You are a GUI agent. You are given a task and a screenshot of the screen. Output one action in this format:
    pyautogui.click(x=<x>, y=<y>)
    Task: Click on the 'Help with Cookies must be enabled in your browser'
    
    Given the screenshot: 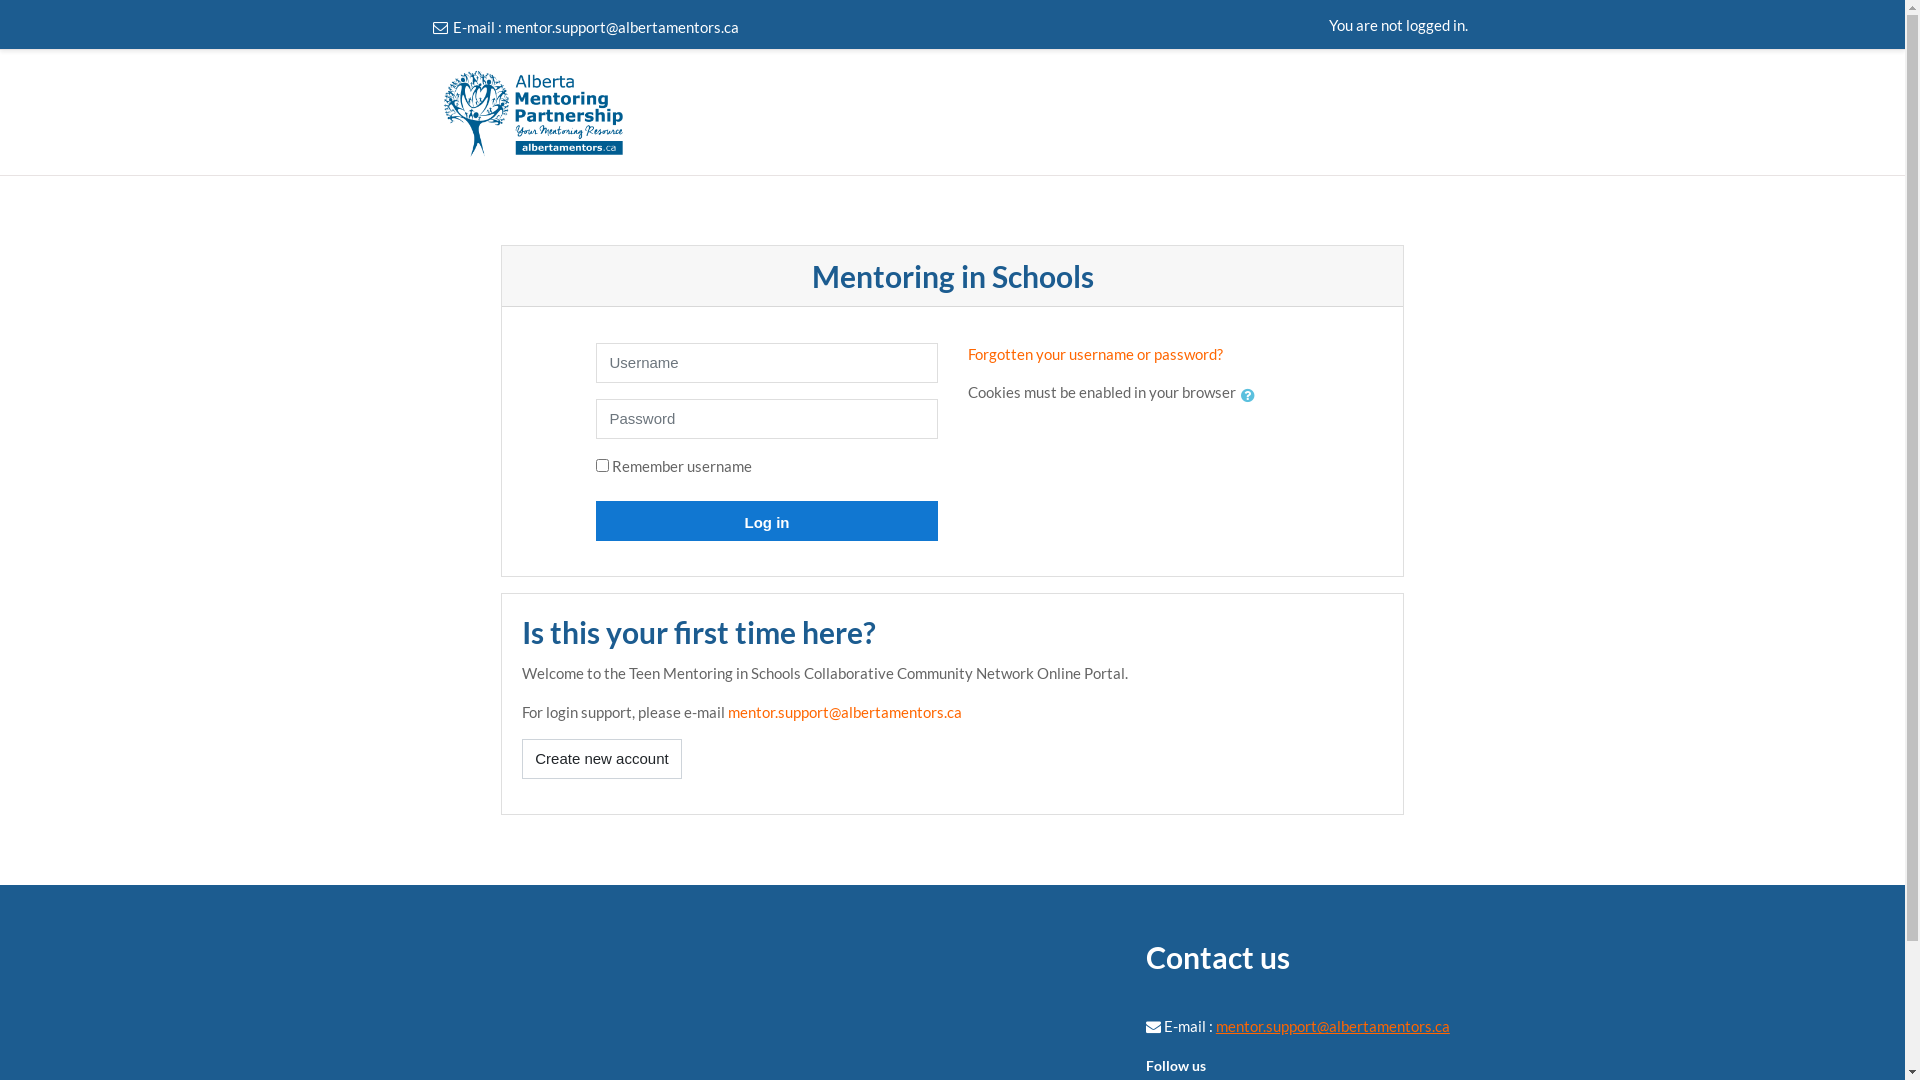 What is the action you would take?
    pyautogui.click(x=1238, y=394)
    